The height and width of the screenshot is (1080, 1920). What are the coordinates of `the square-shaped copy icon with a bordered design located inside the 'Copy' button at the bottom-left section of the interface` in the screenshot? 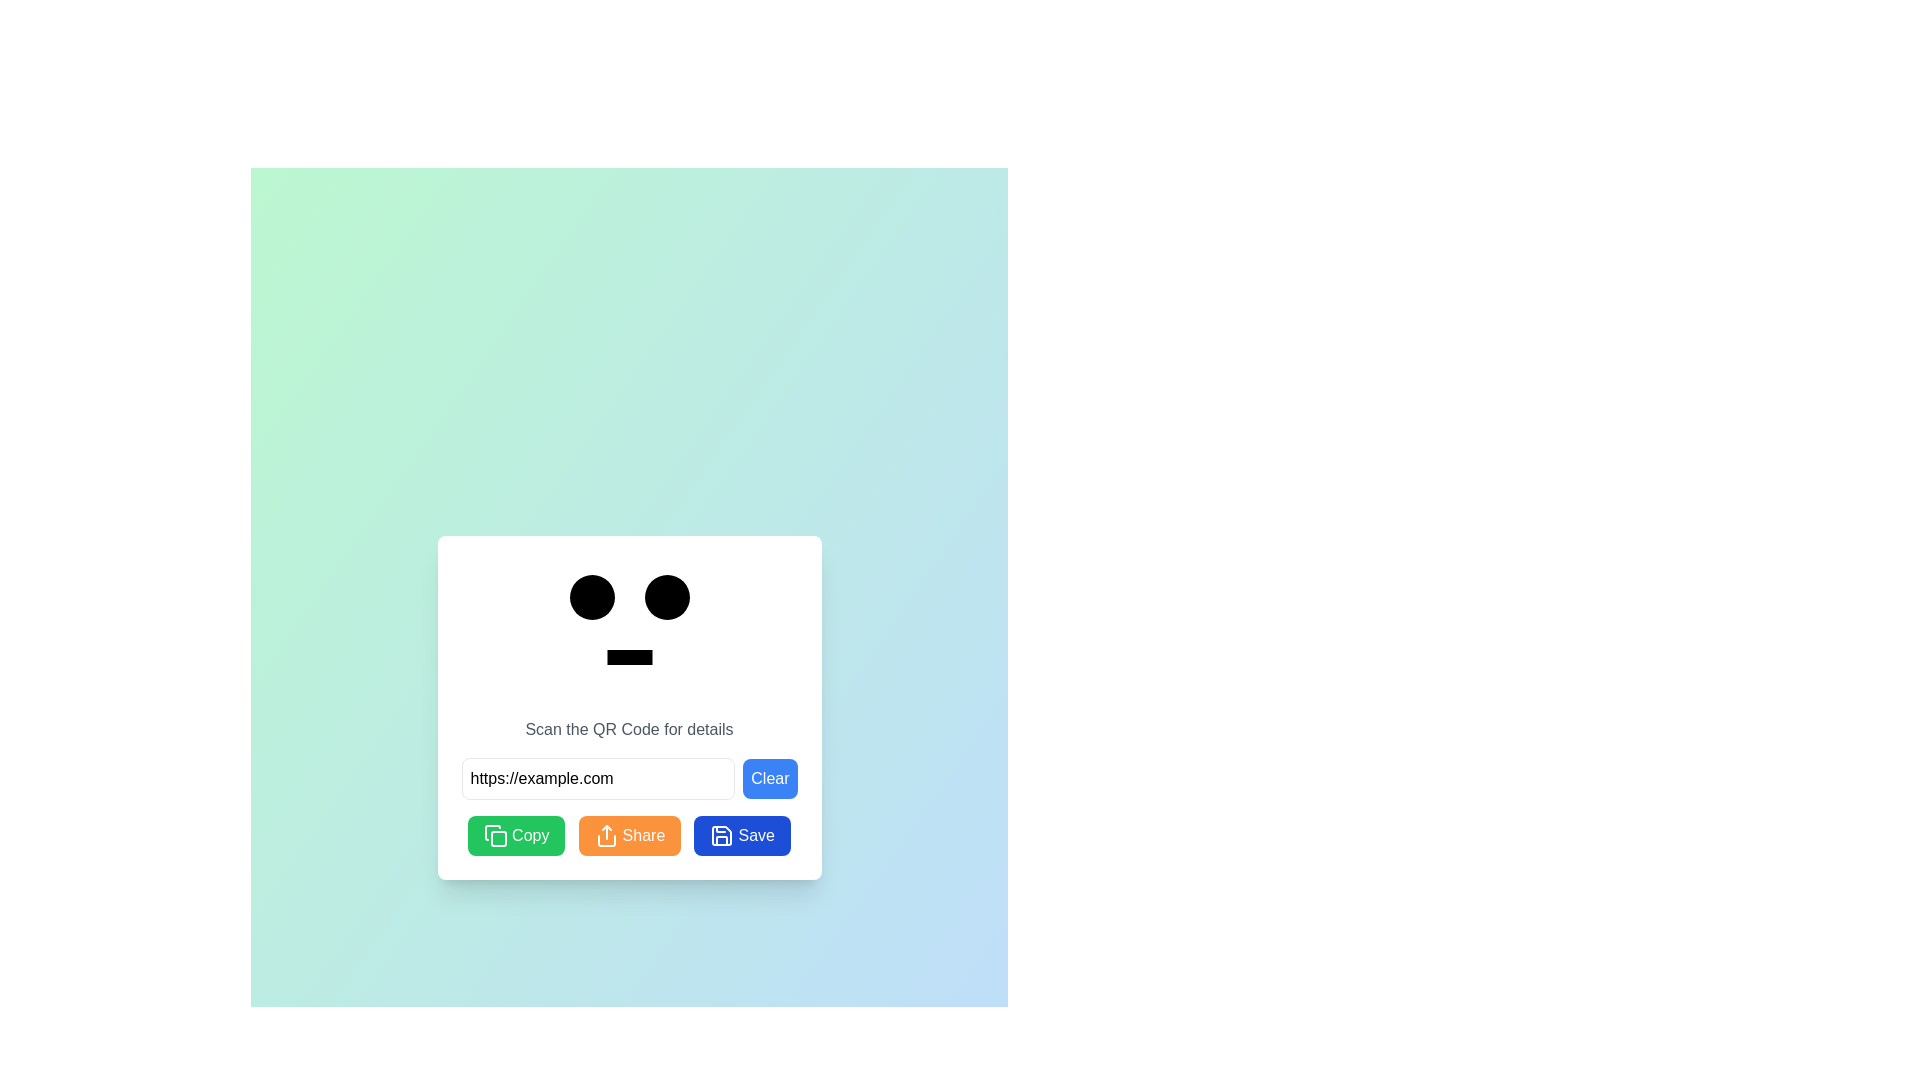 It's located at (496, 836).